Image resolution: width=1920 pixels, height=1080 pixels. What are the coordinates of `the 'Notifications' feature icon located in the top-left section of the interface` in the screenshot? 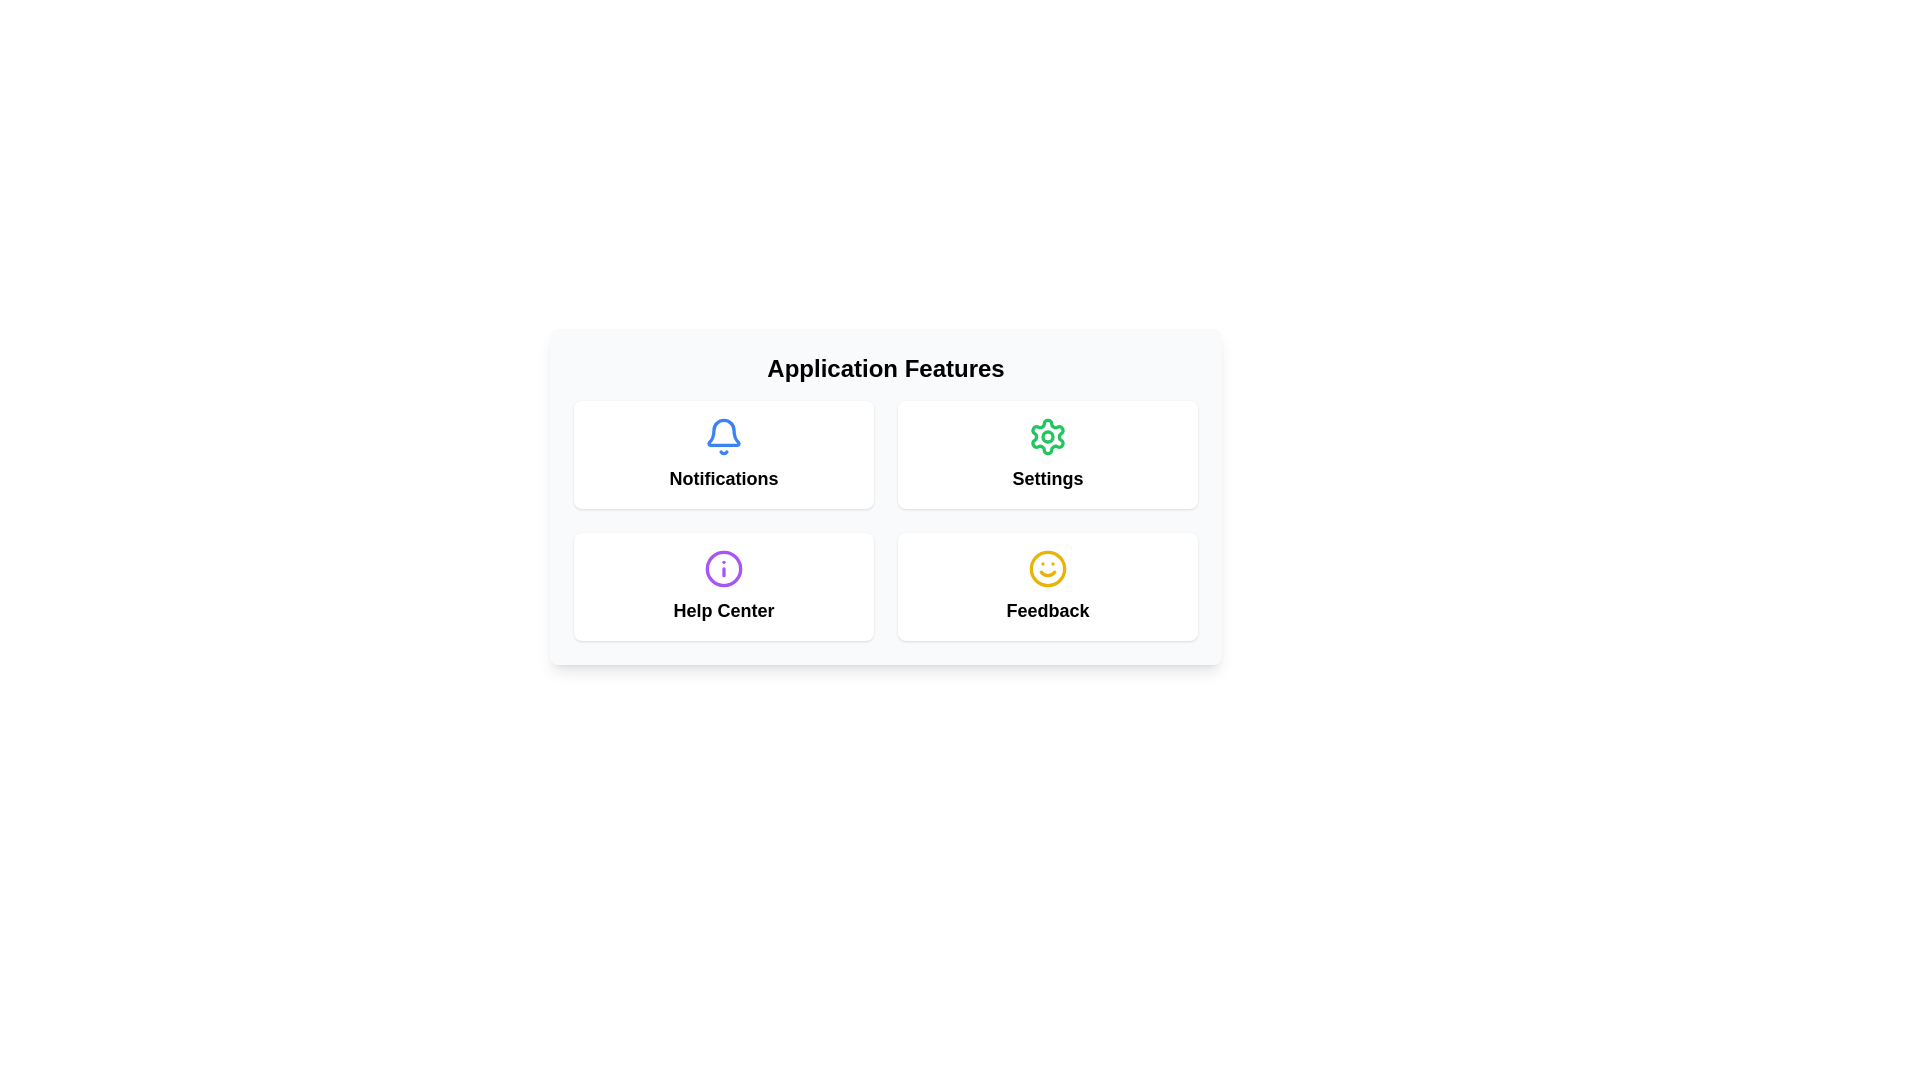 It's located at (723, 455).